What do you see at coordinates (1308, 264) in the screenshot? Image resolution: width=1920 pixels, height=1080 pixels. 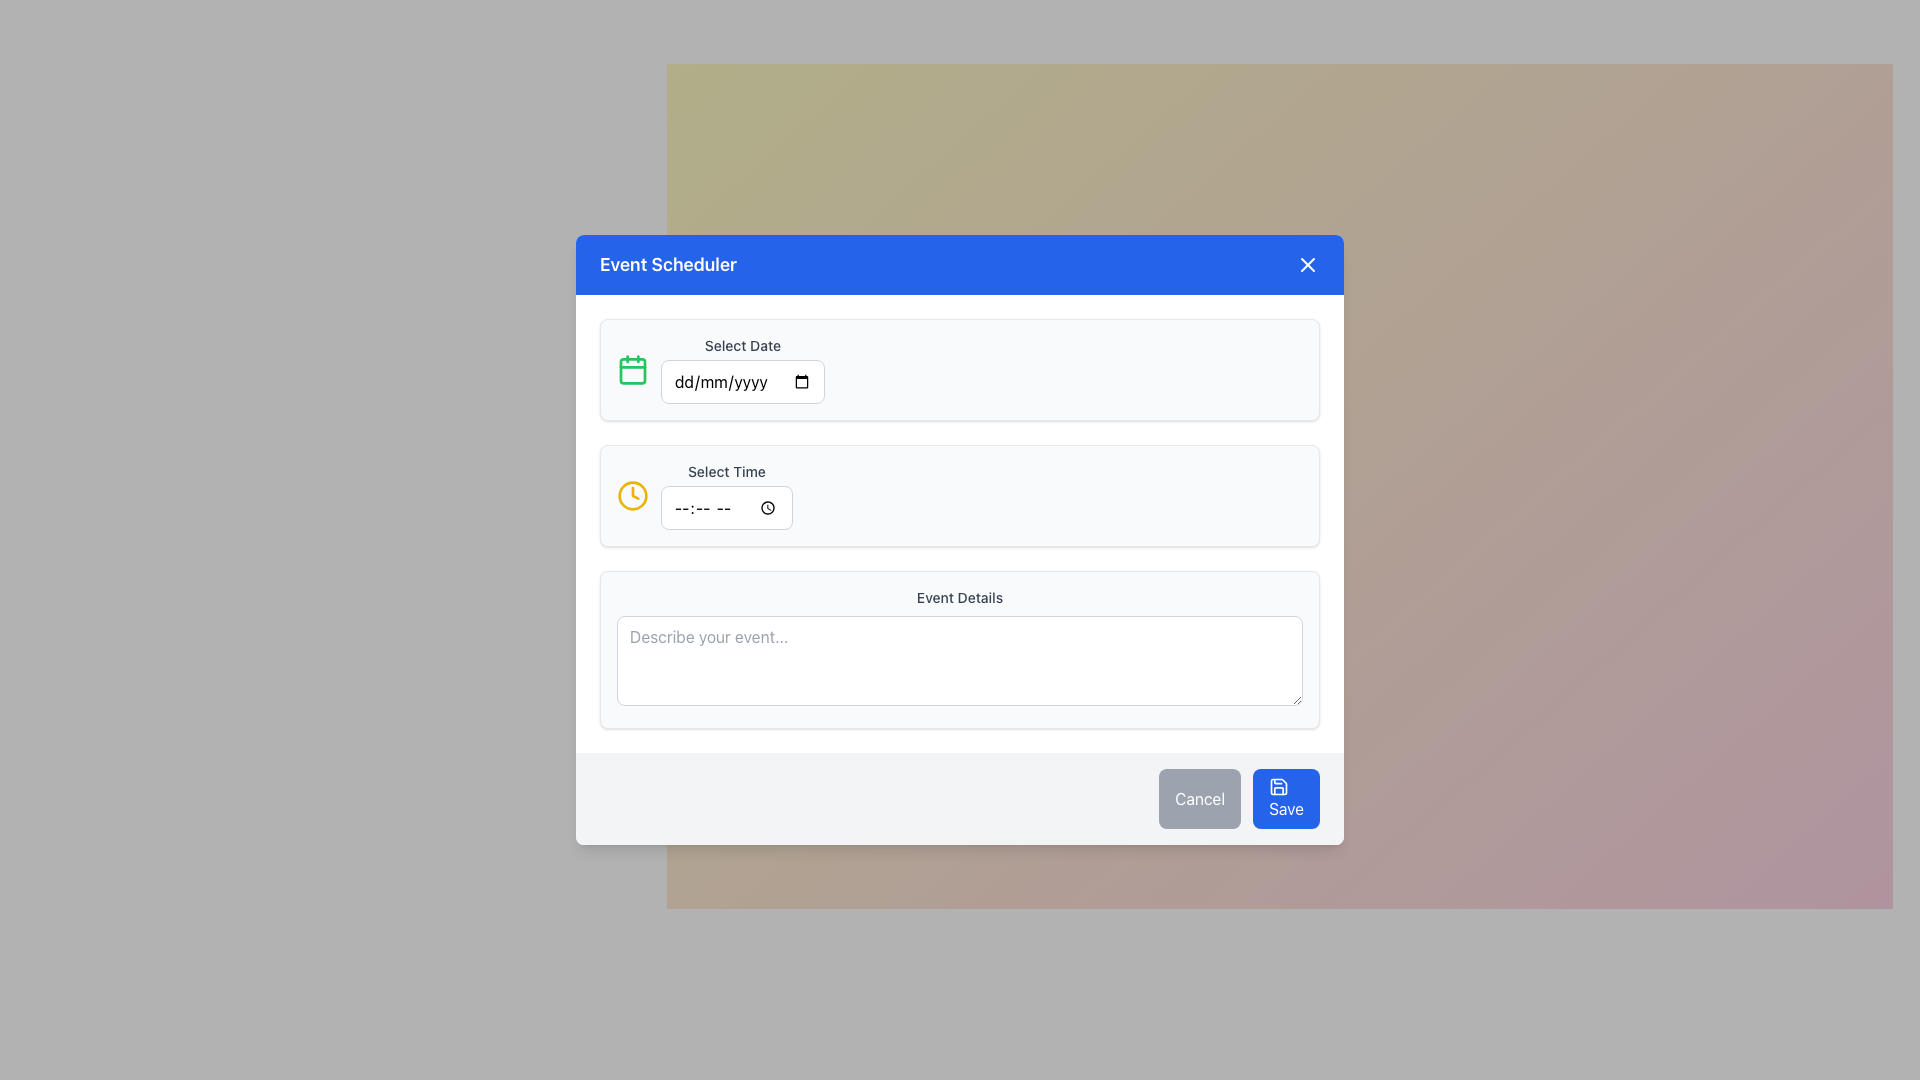 I see `the close button located at the far right end of the title bar in the 'Event Scheduler' dialog window` at bounding box center [1308, 264].